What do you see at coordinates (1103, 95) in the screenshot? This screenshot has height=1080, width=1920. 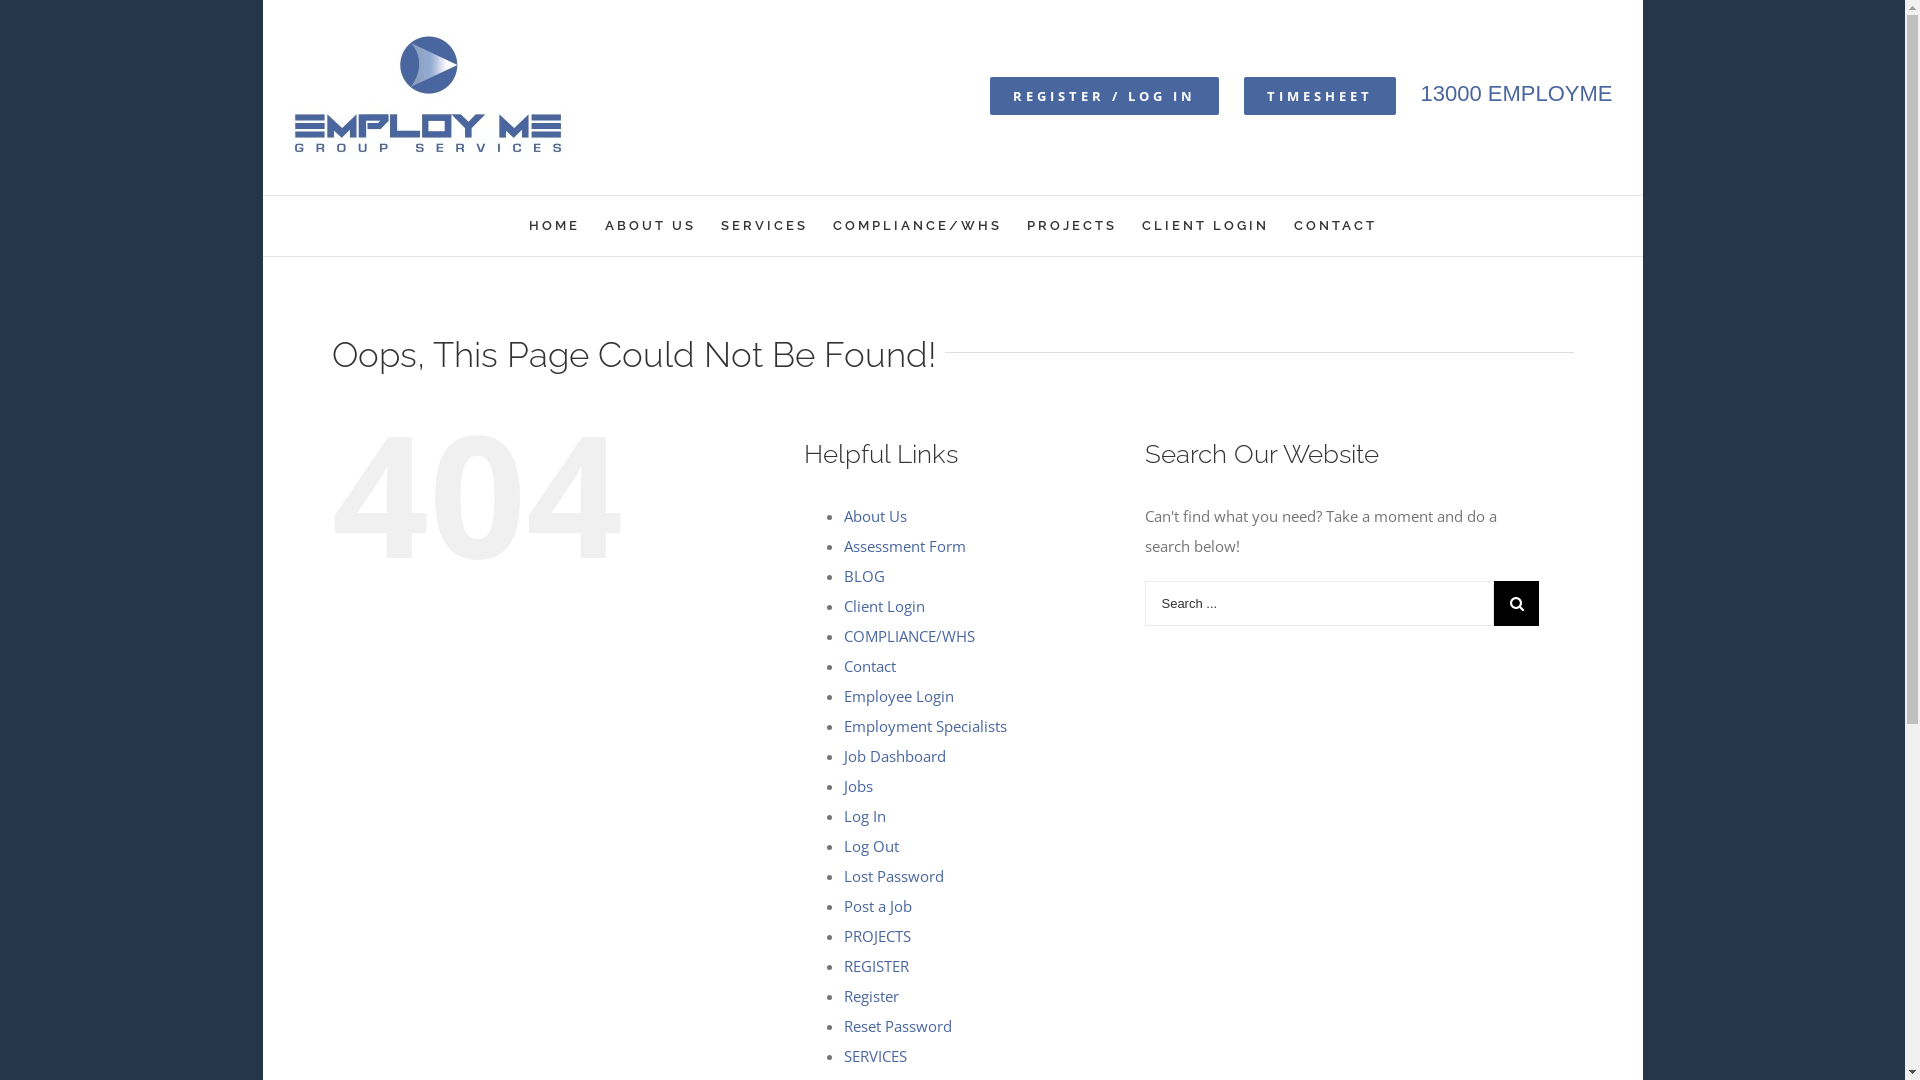 I see `'REGISTER / LOG IN'` at bounding box center [1103, 95].